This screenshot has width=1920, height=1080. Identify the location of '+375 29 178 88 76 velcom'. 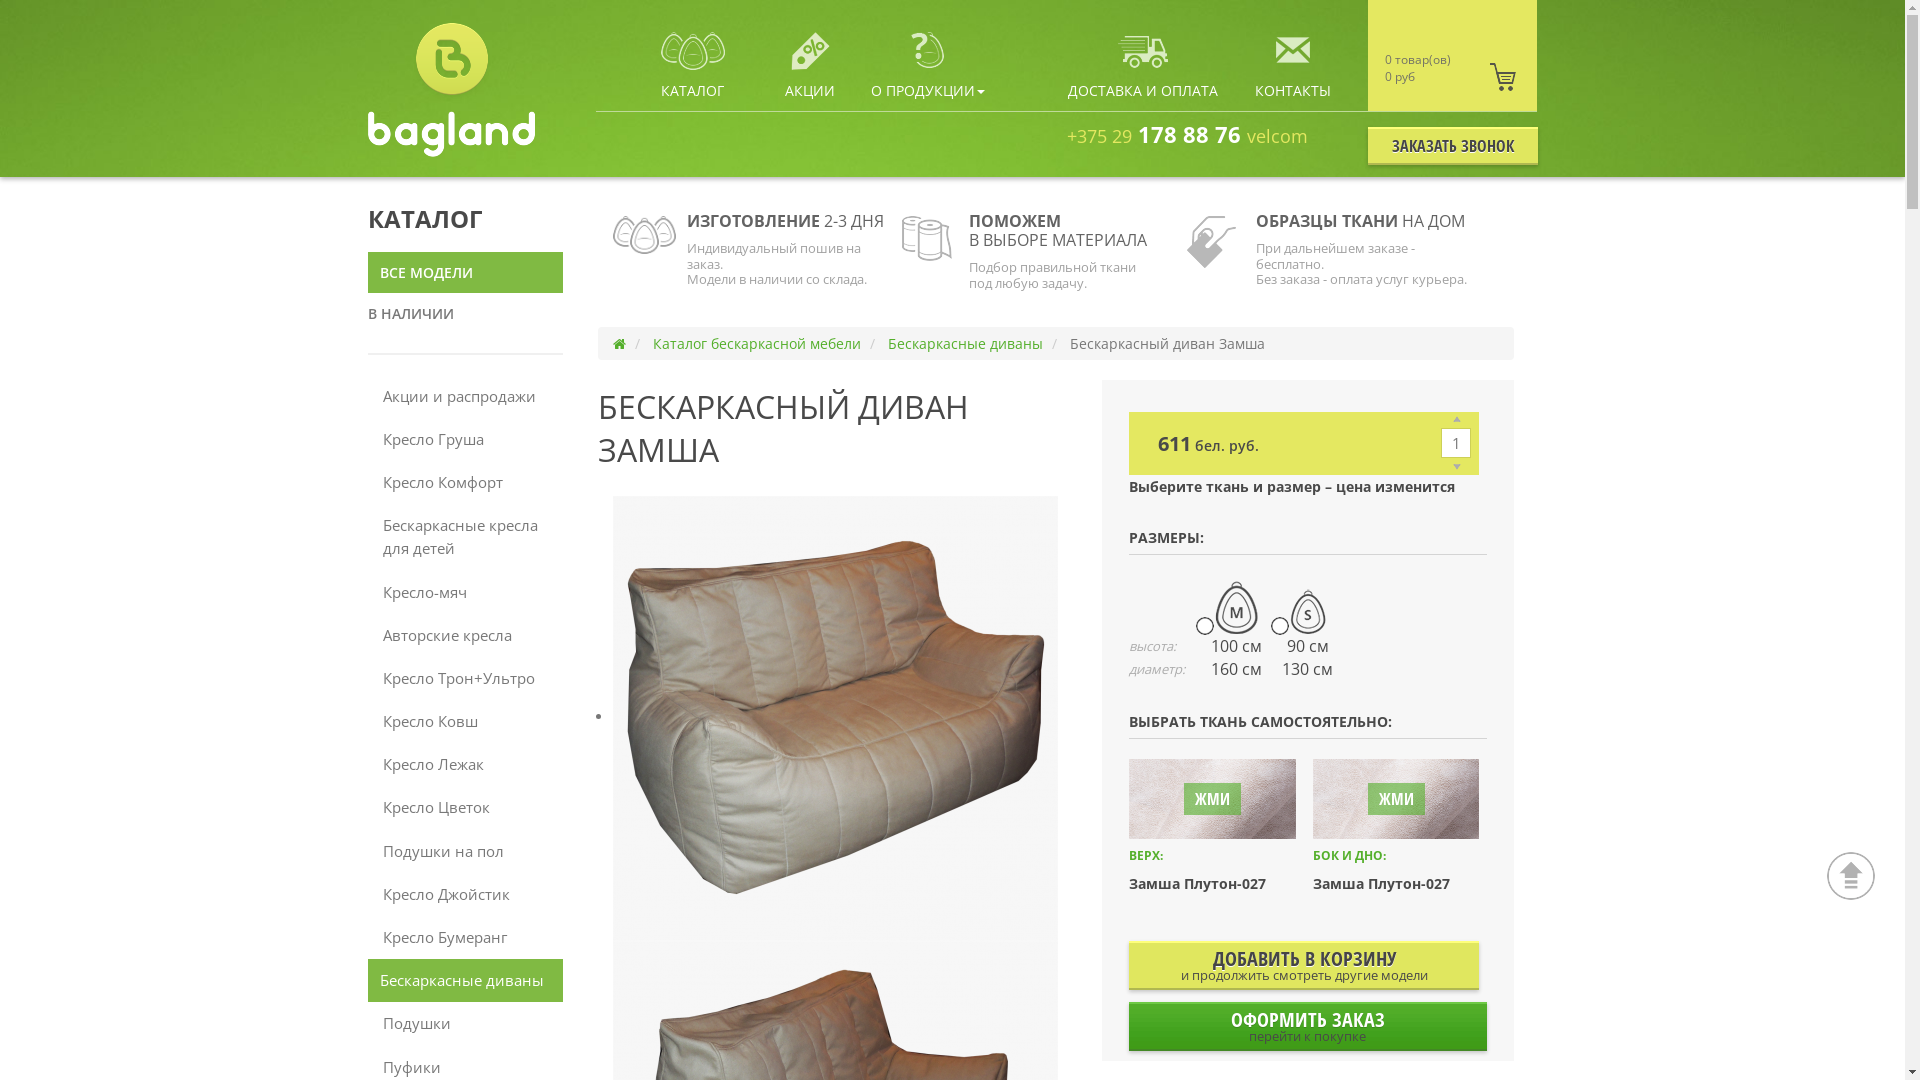
(1187, 134).